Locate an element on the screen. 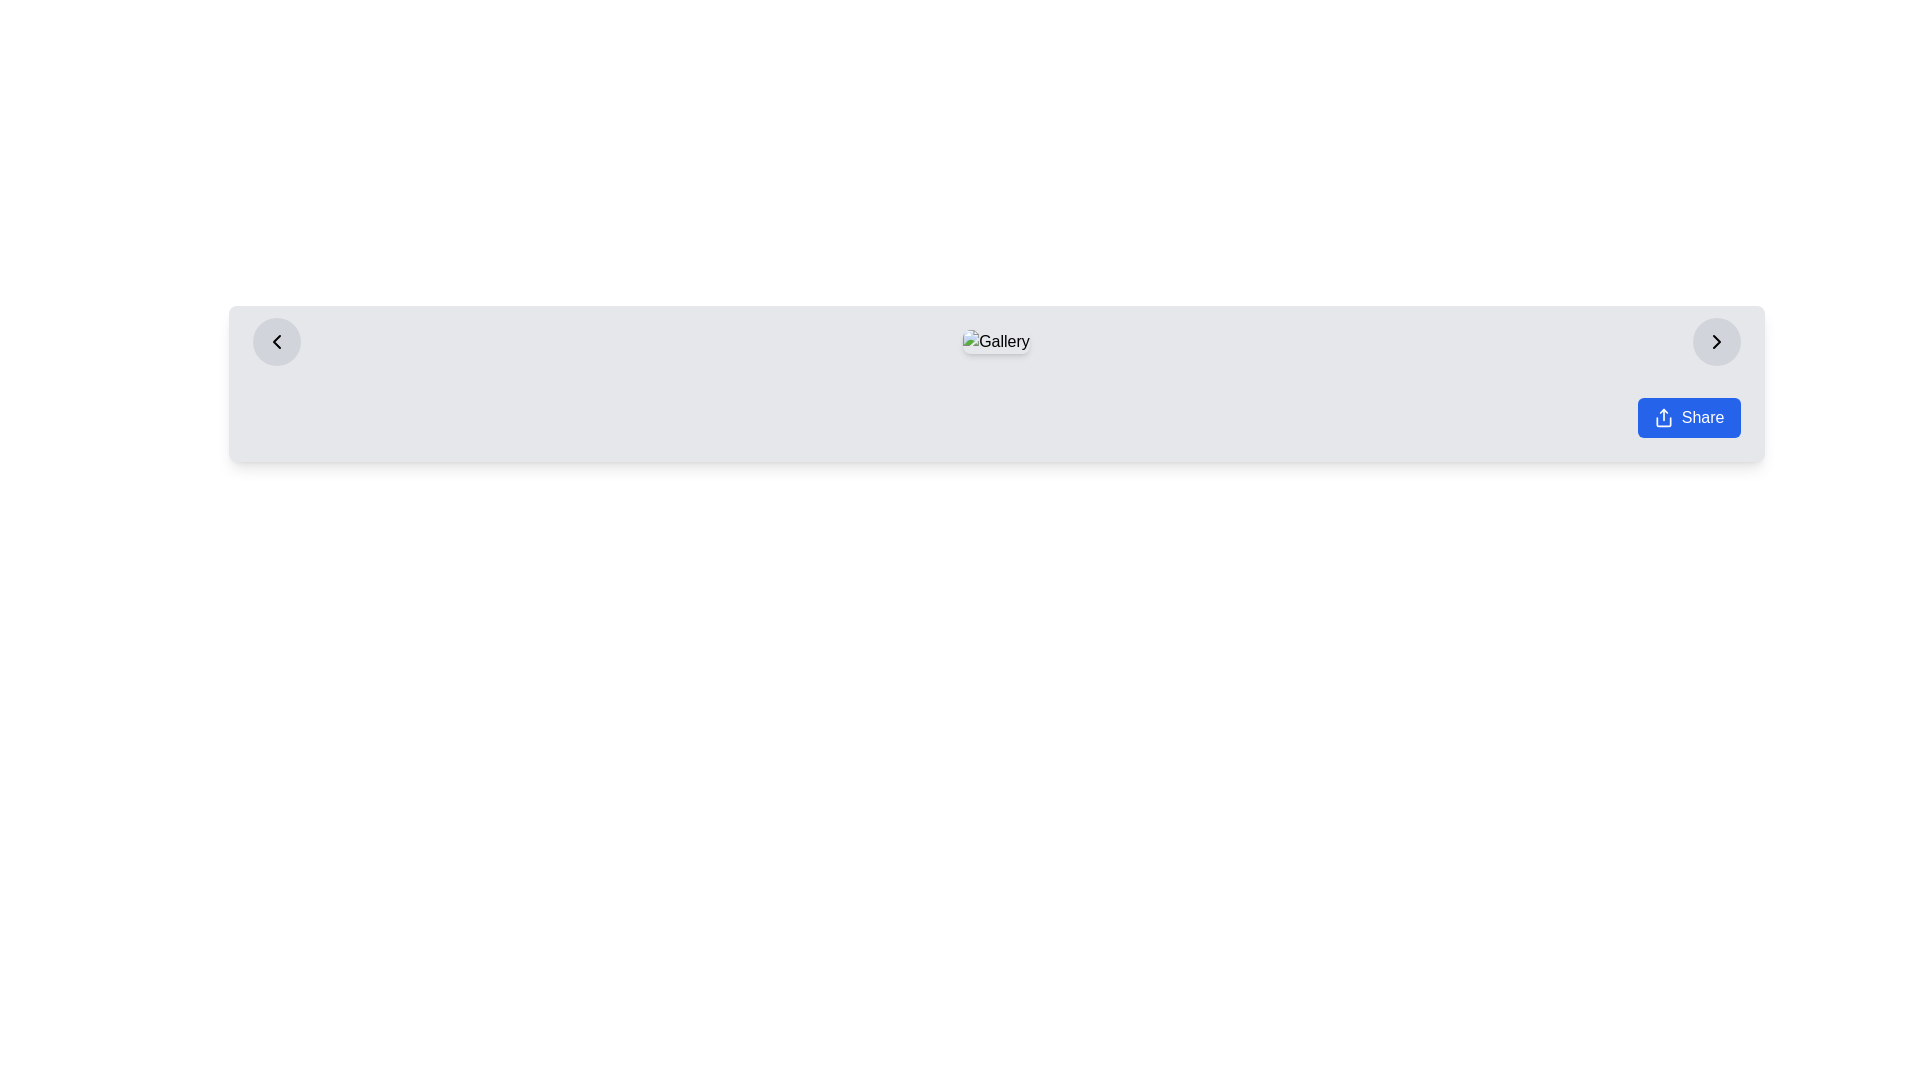 The image size is (1920, 1080). on the second circular progress indicator in the group of three, used for tracking steps in a carousel or slideshow is located at coordinates (996, 375).